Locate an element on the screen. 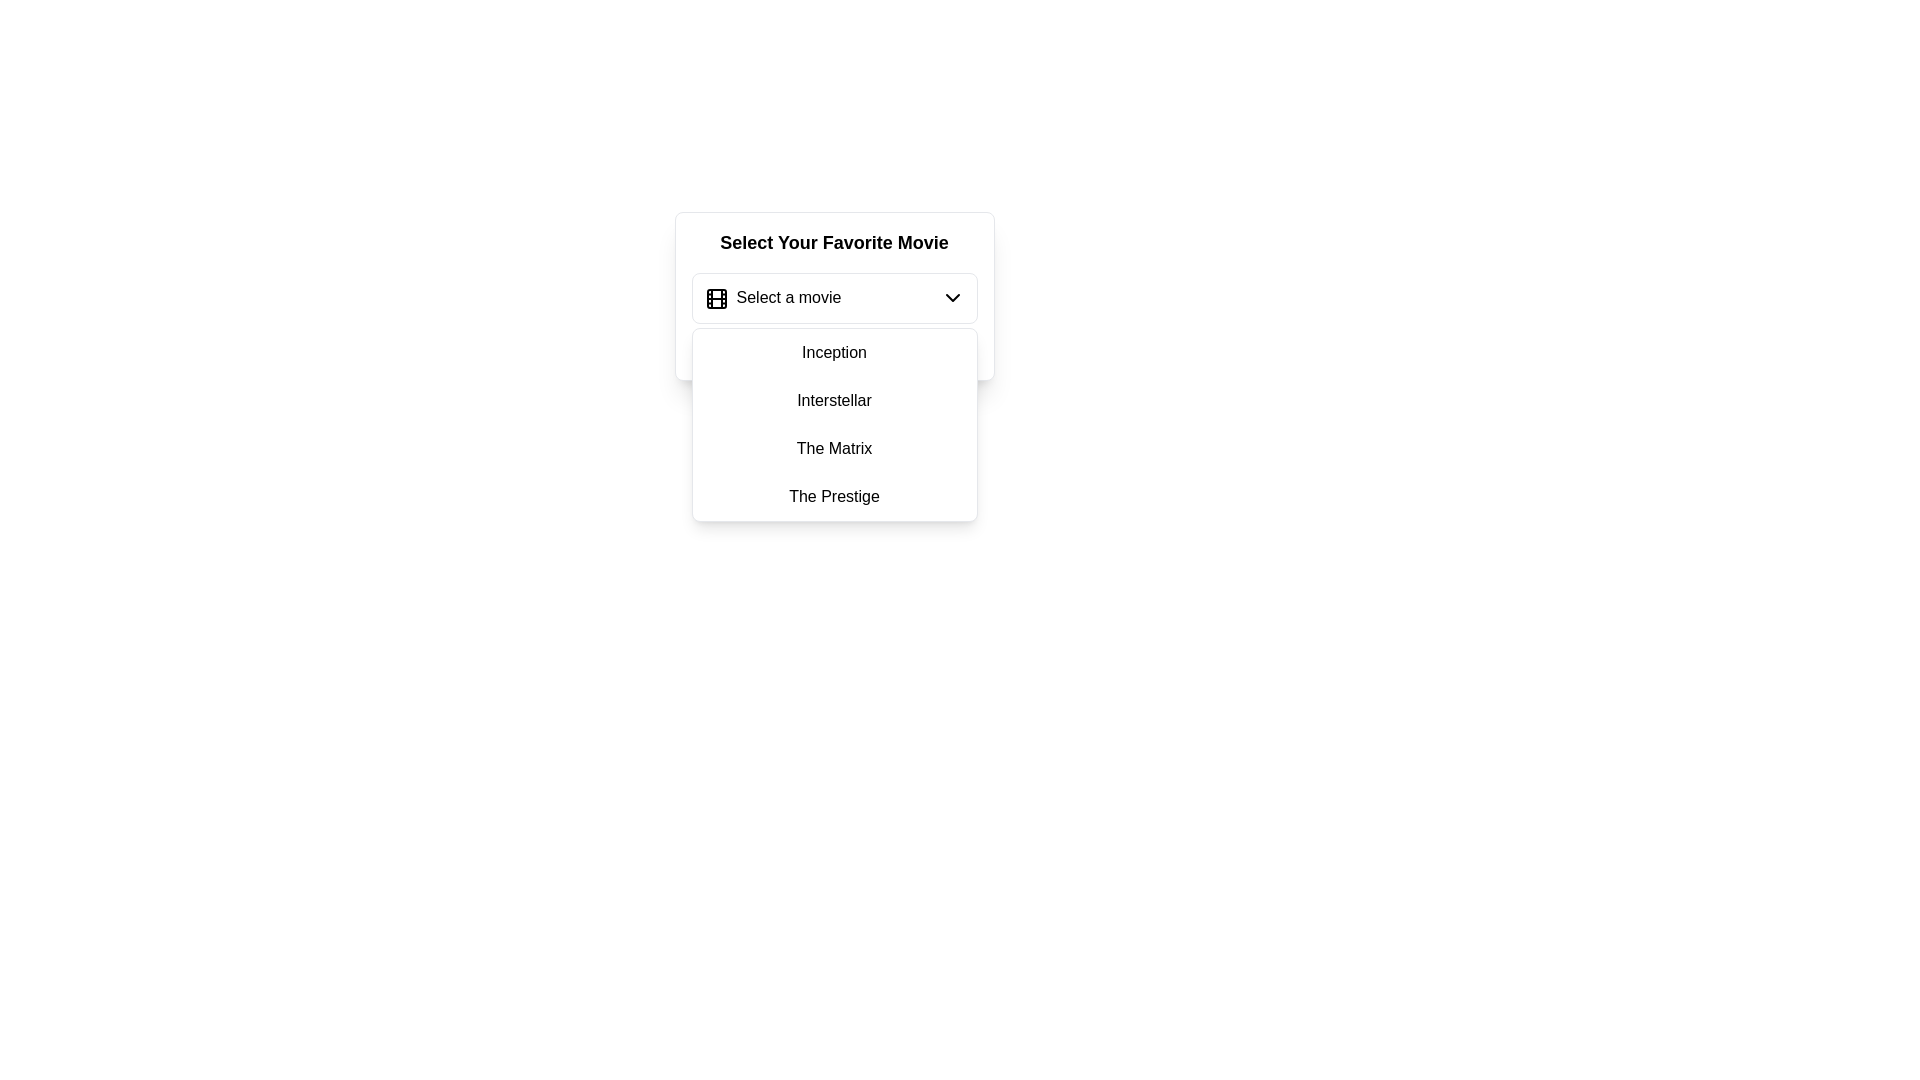  the Decorative Icon Component, which is styled as a film reel and located at the top-left corner of a dropdown selection field is located at coordinates (716, 298).